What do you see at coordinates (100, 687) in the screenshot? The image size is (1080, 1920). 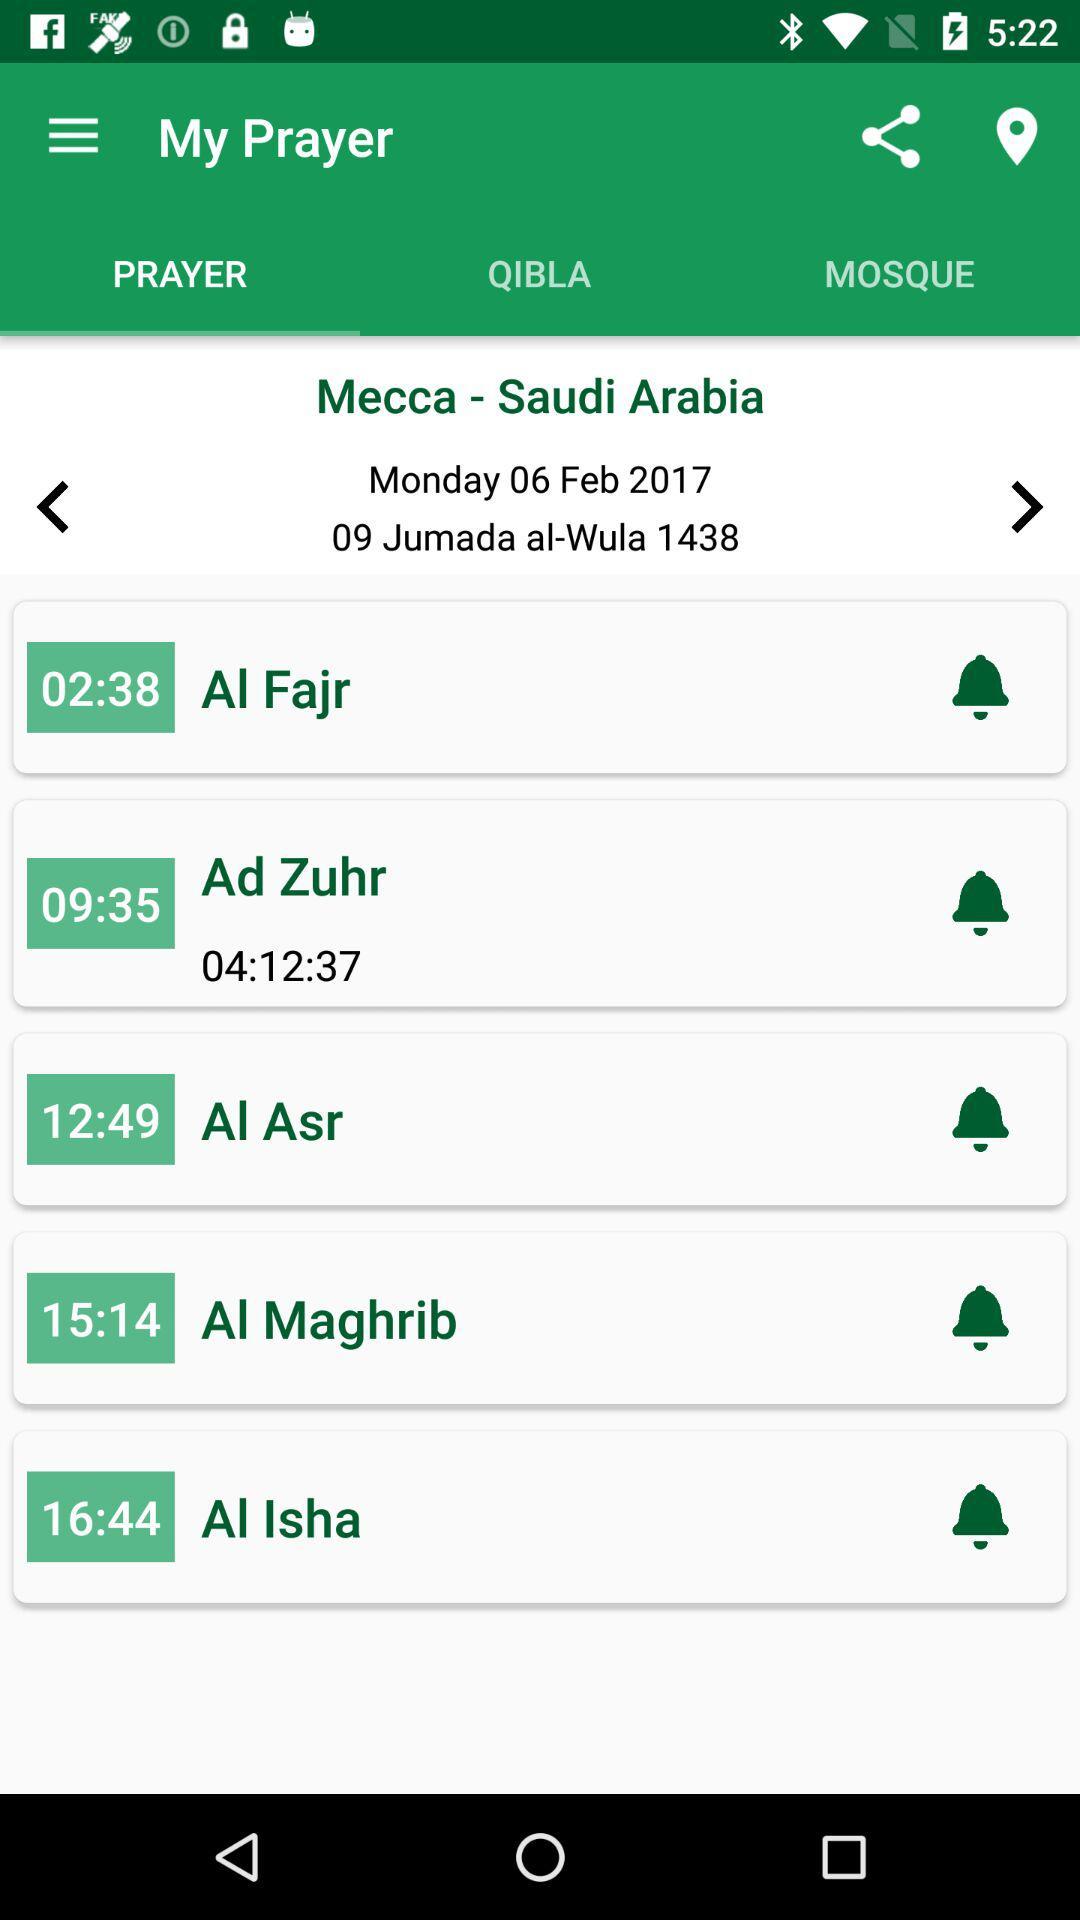 I see `02:38 item` at bounding box center [100, 687].